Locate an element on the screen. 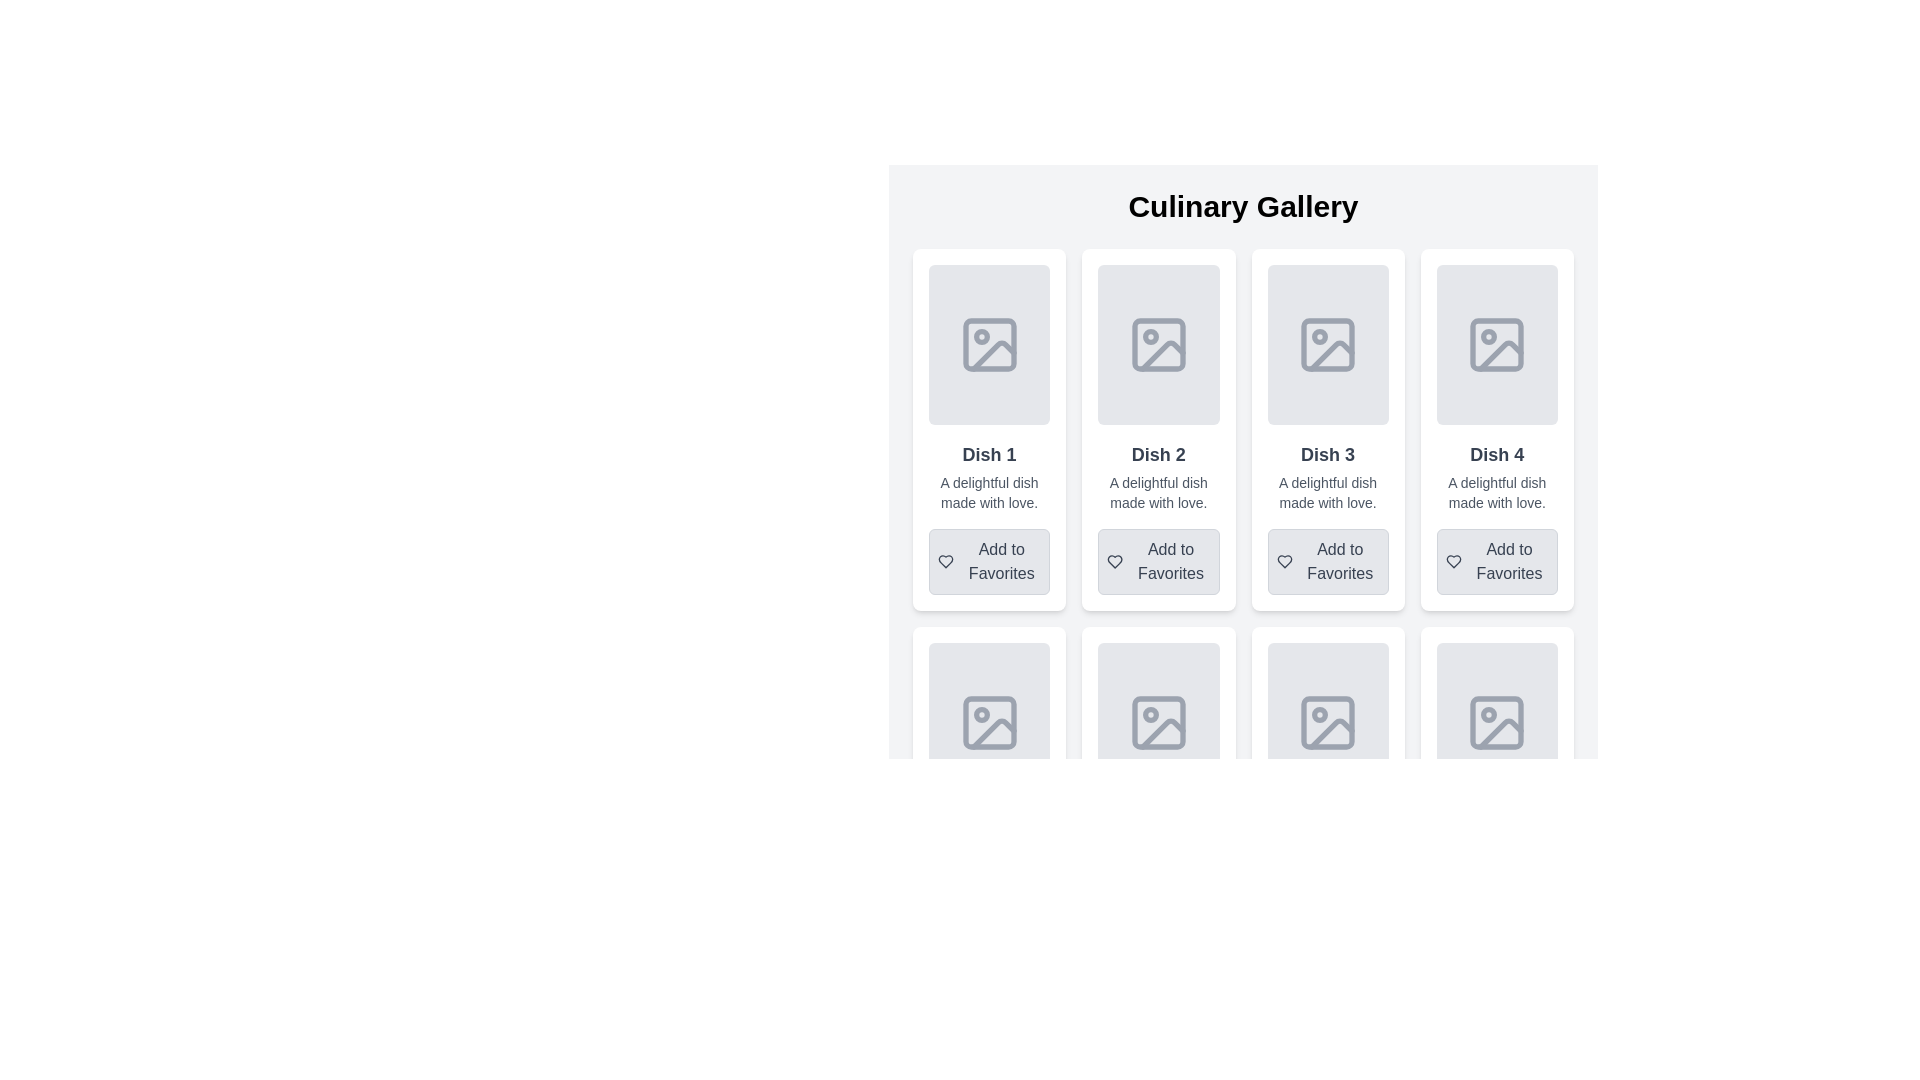 This screenshot has width=1920, height=1080. the heart-shaped vector graphic icon located within the 'Add to Favorites' button beneath the 'Dish 1' card in the gallery grid is located at coordinates (945, 562).